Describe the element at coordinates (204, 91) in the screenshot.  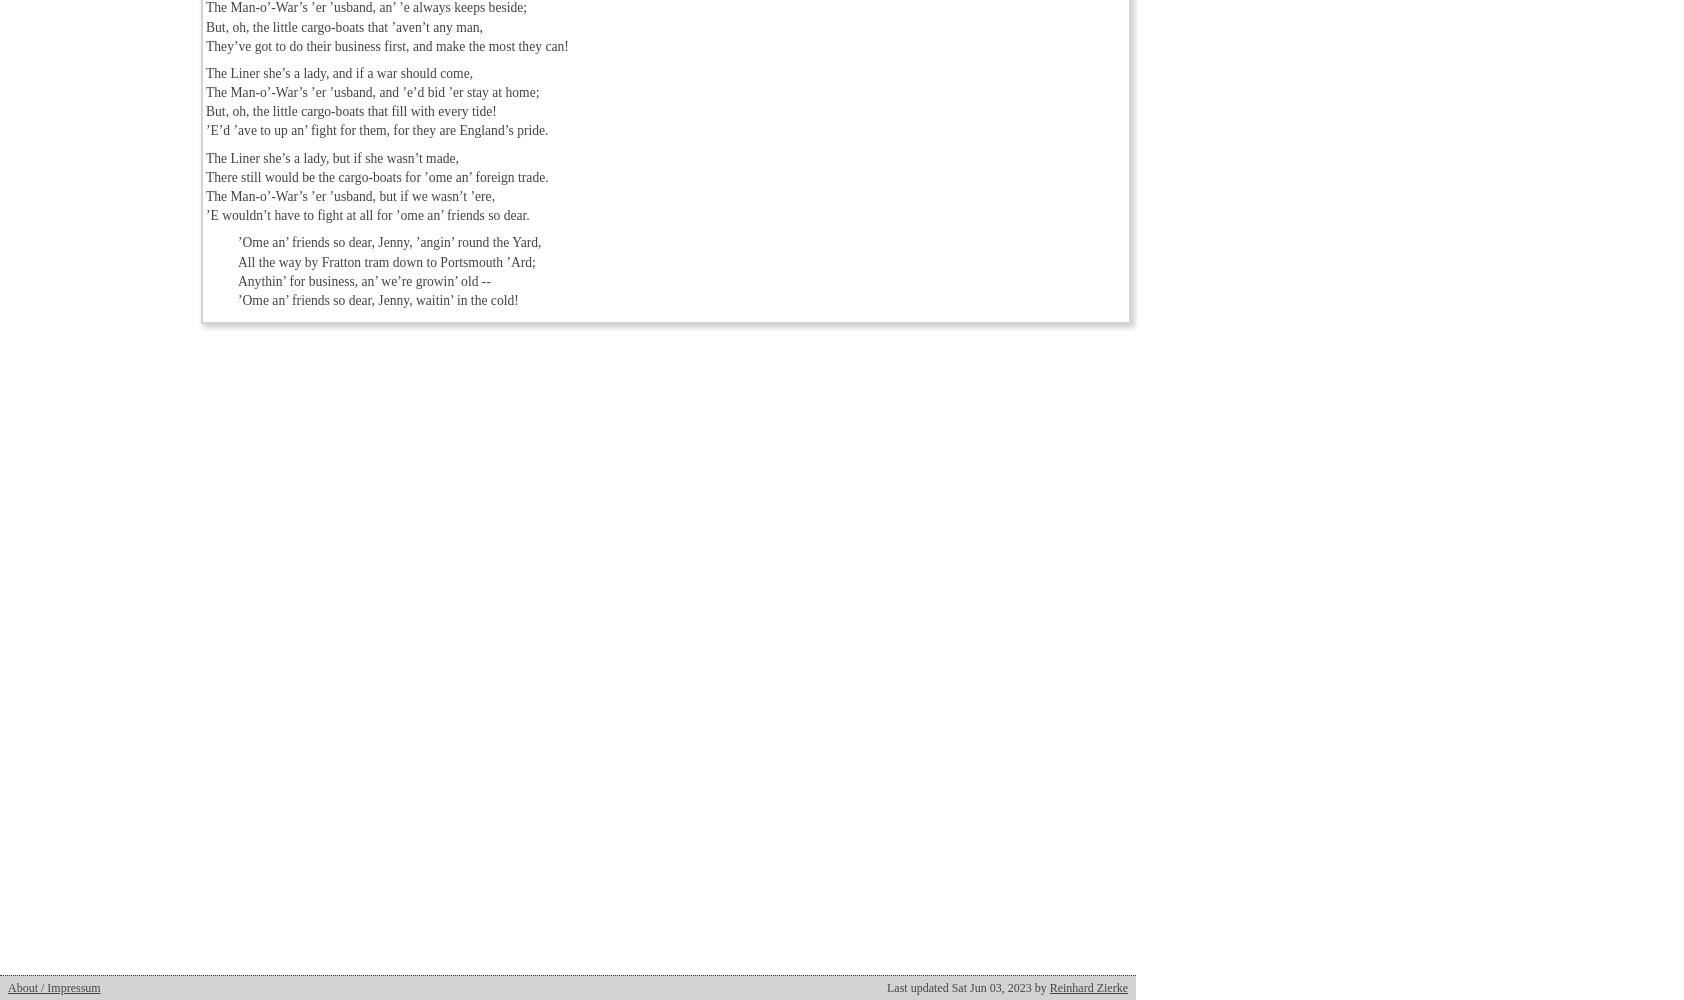
I see `'The Man-o’-War’s ’er ’usband, and ’e’d bid ’er stay at home;'` at that location.